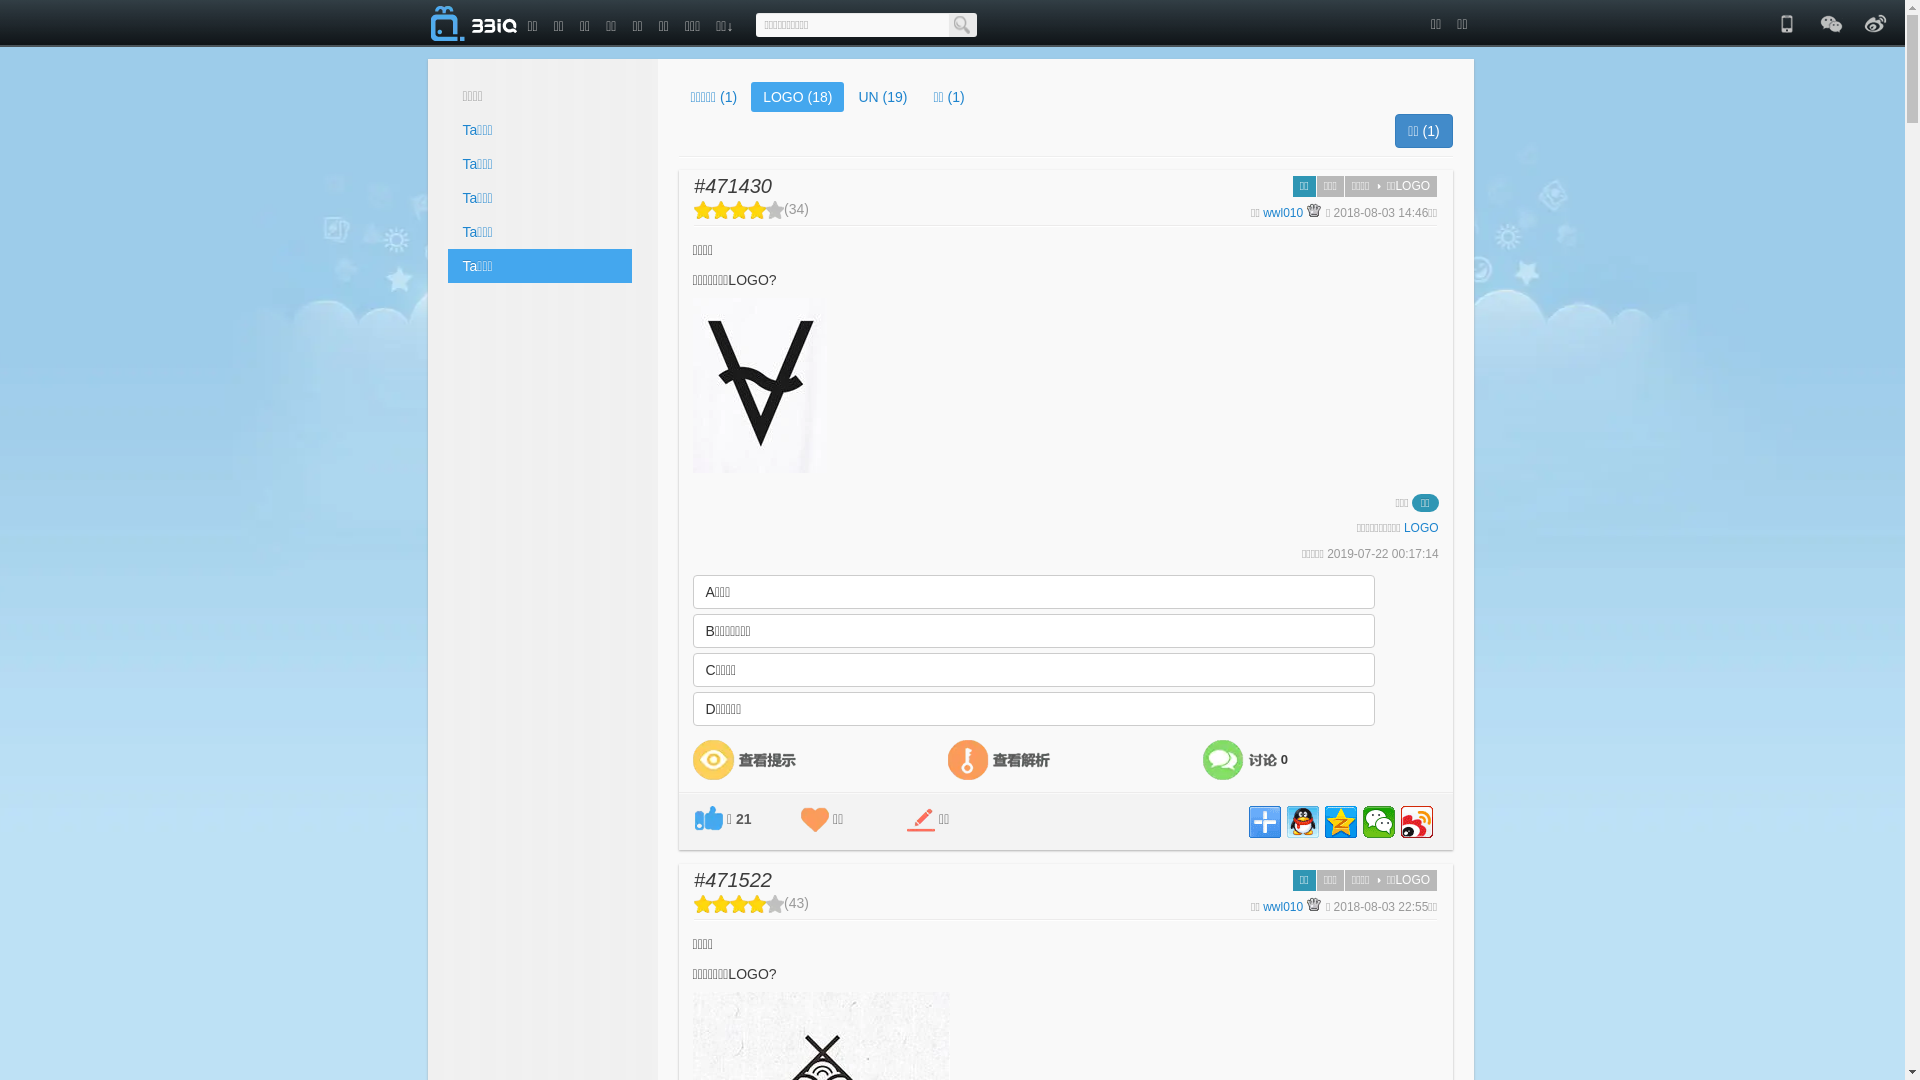  I want to click on 'UN (19)', so click(881, 96).